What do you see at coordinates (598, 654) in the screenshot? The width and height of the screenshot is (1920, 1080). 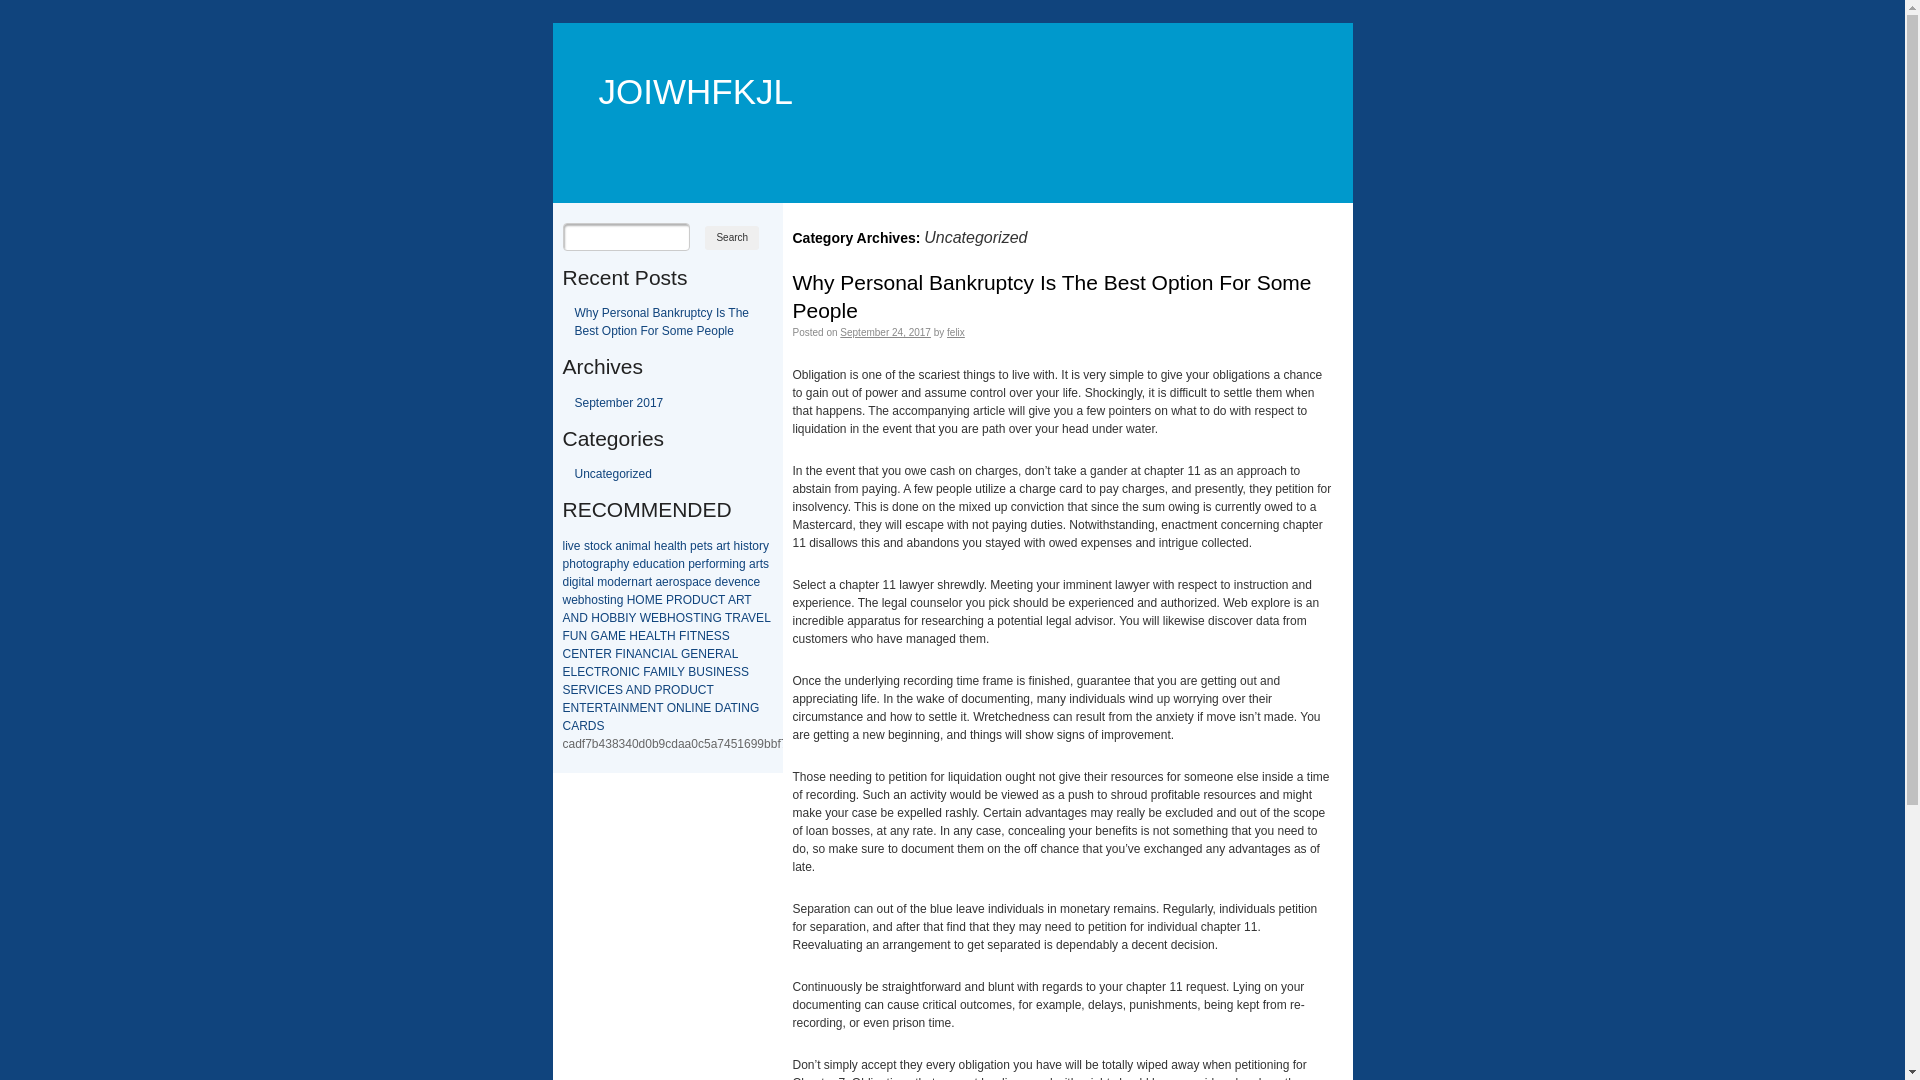 I see `'E'` at bounding box center [598, 654].